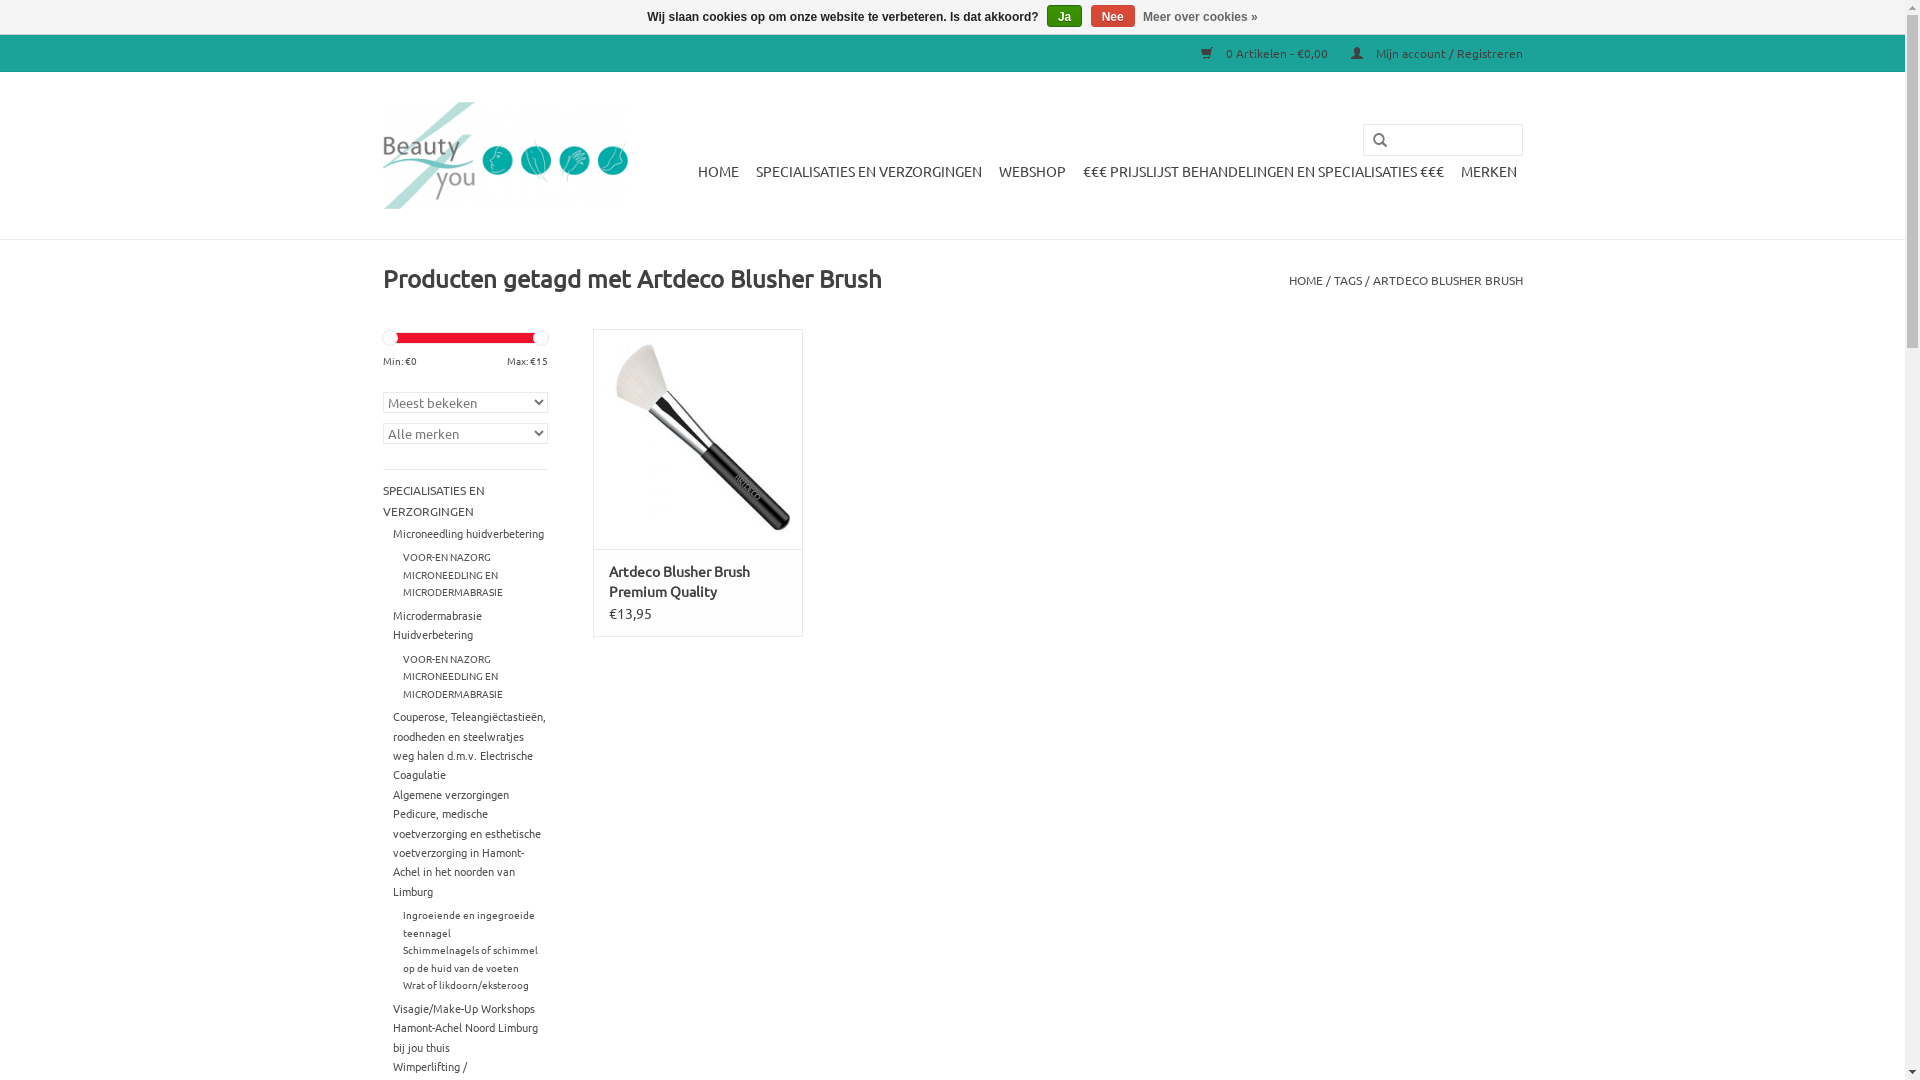  Describe the element at coordinates (464, 983) in the screenshot. I see `'Wrat of likdoorn/eksteroog'` at that location.